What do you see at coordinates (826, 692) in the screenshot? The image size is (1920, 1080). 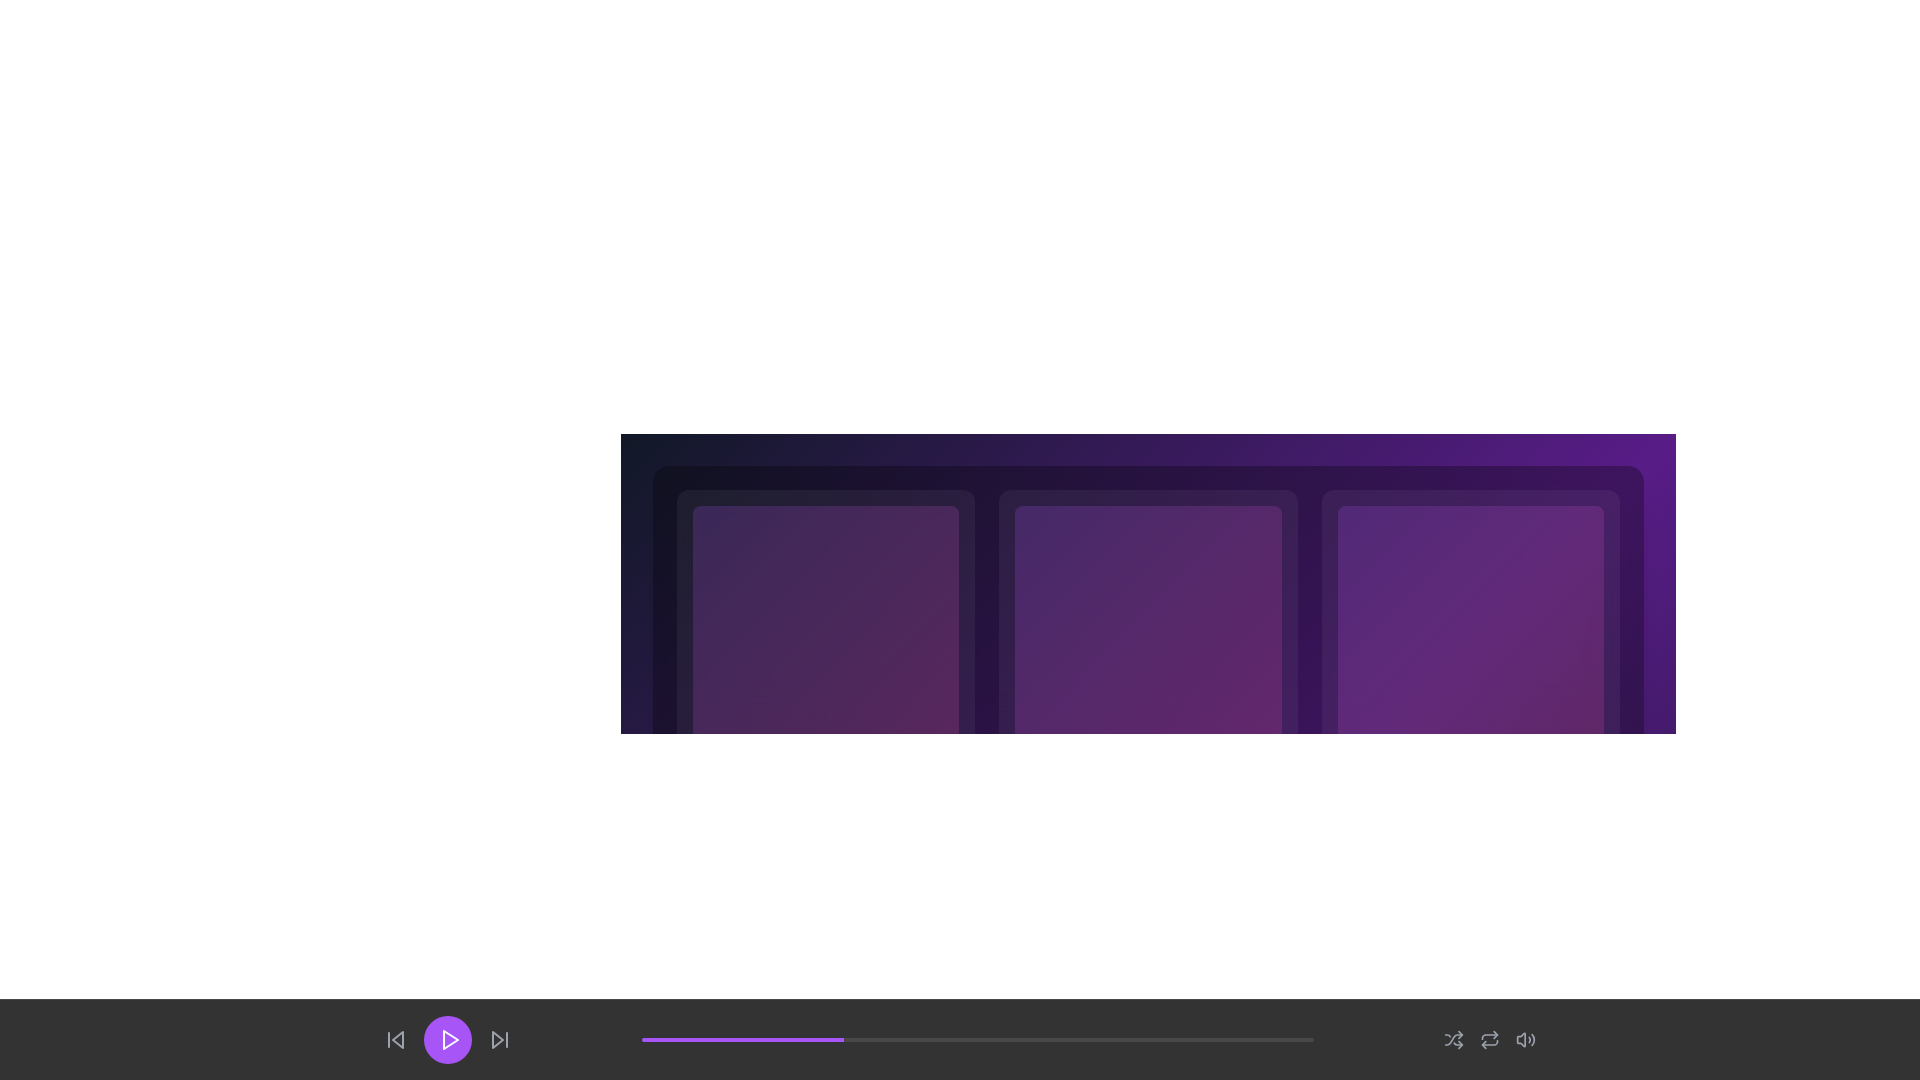 I see `the 'Neon Lights' multimedia card, which is the first card in a three-column grid layout` at bounding box center [826, 692].